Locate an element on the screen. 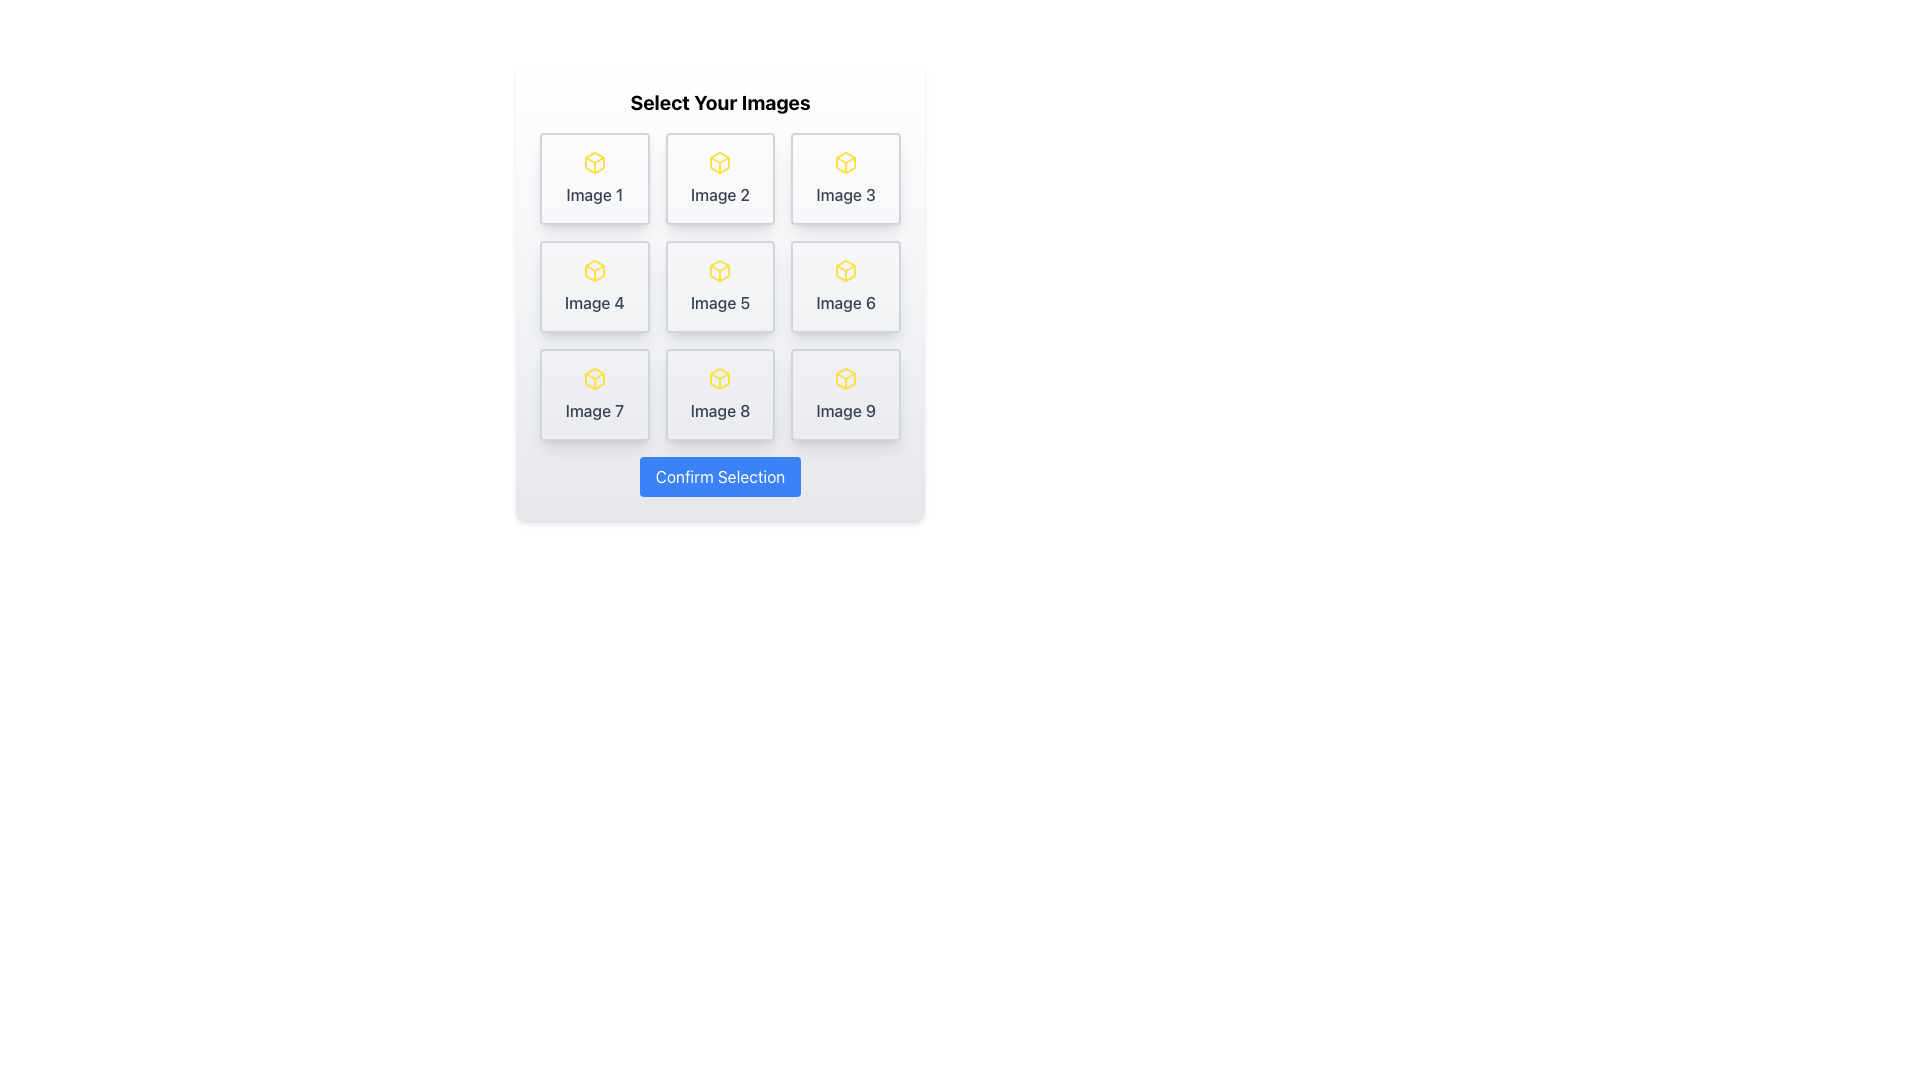  the text label displaying 'Image 1,' which is styled with a medium-weight font and gray text color, located below the yellow box icon in the first item of a 3x3 grid is located at coordinates (593, 195).